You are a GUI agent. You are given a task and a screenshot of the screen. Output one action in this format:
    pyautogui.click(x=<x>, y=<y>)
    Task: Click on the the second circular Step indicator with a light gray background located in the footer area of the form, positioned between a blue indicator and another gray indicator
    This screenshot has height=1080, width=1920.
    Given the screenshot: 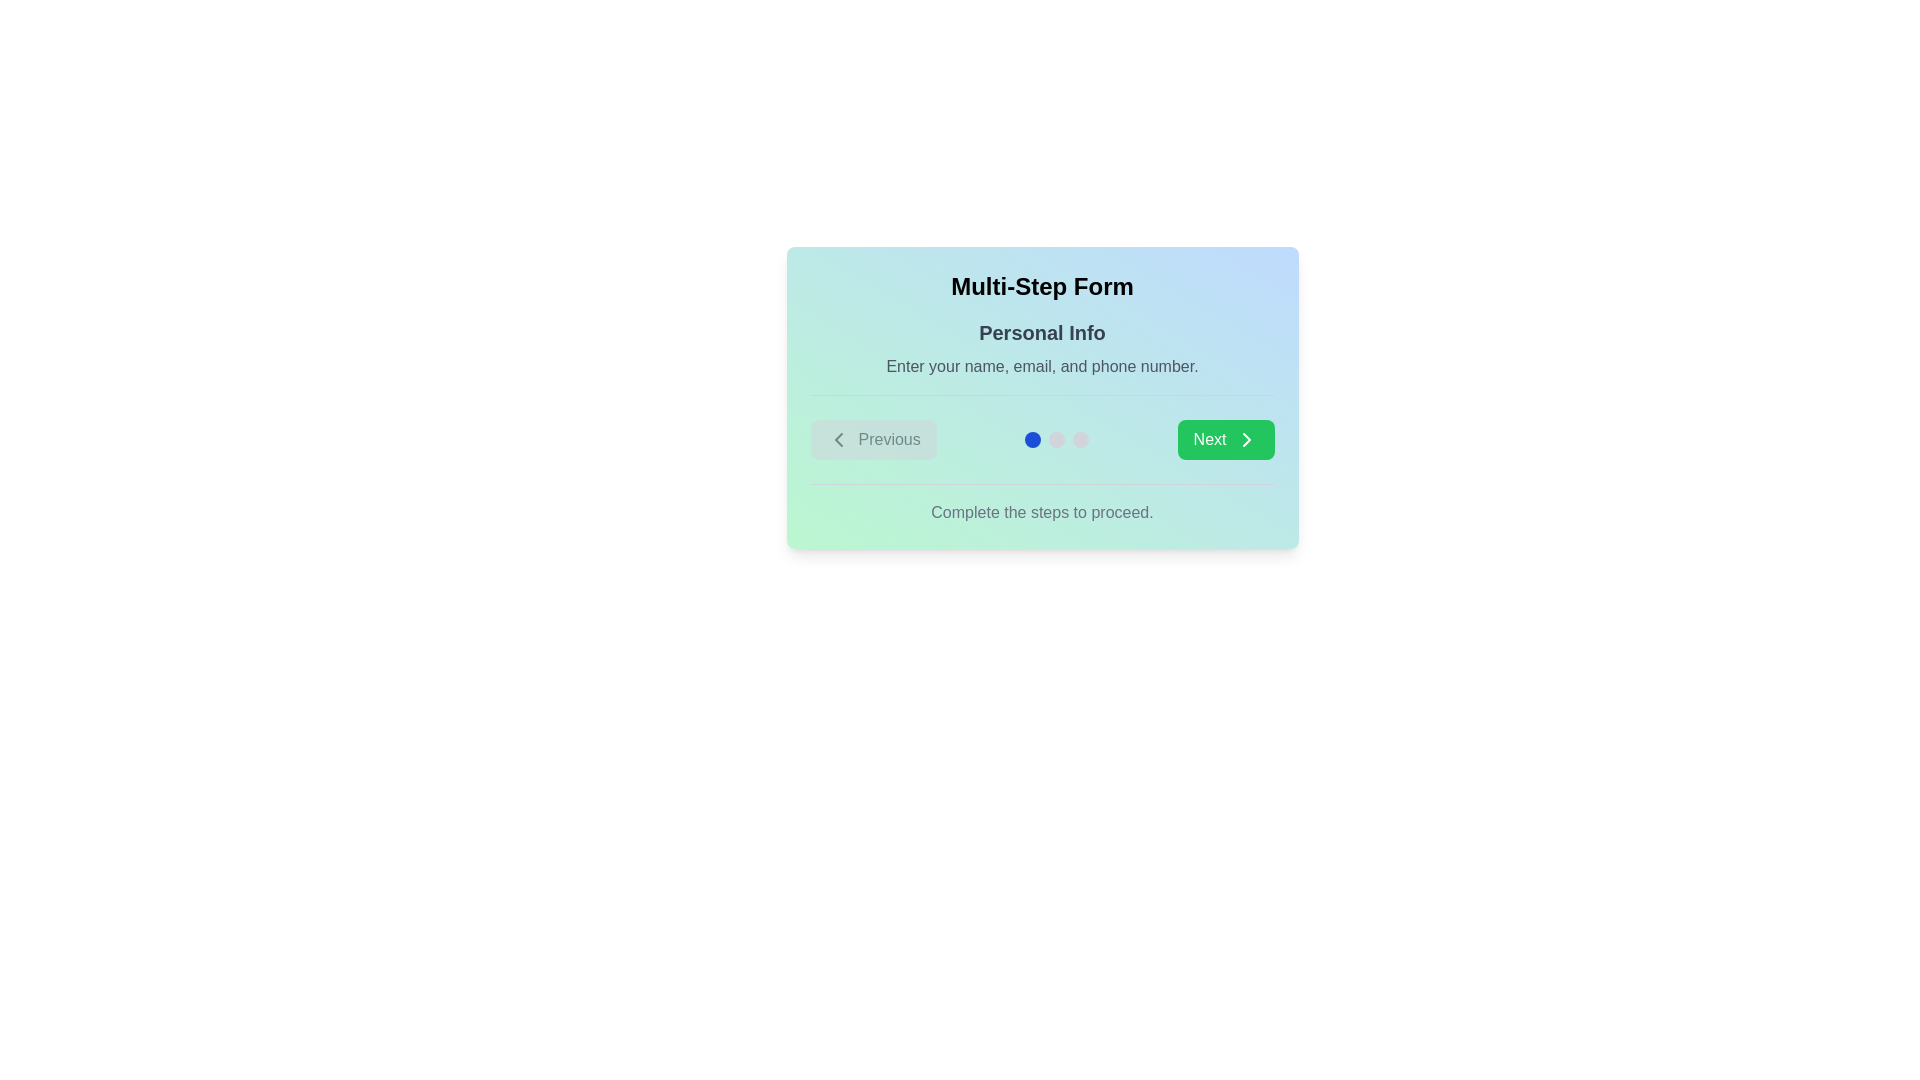 What is the action you would take?
    pyautogui.click(x=1056, y=438)
    